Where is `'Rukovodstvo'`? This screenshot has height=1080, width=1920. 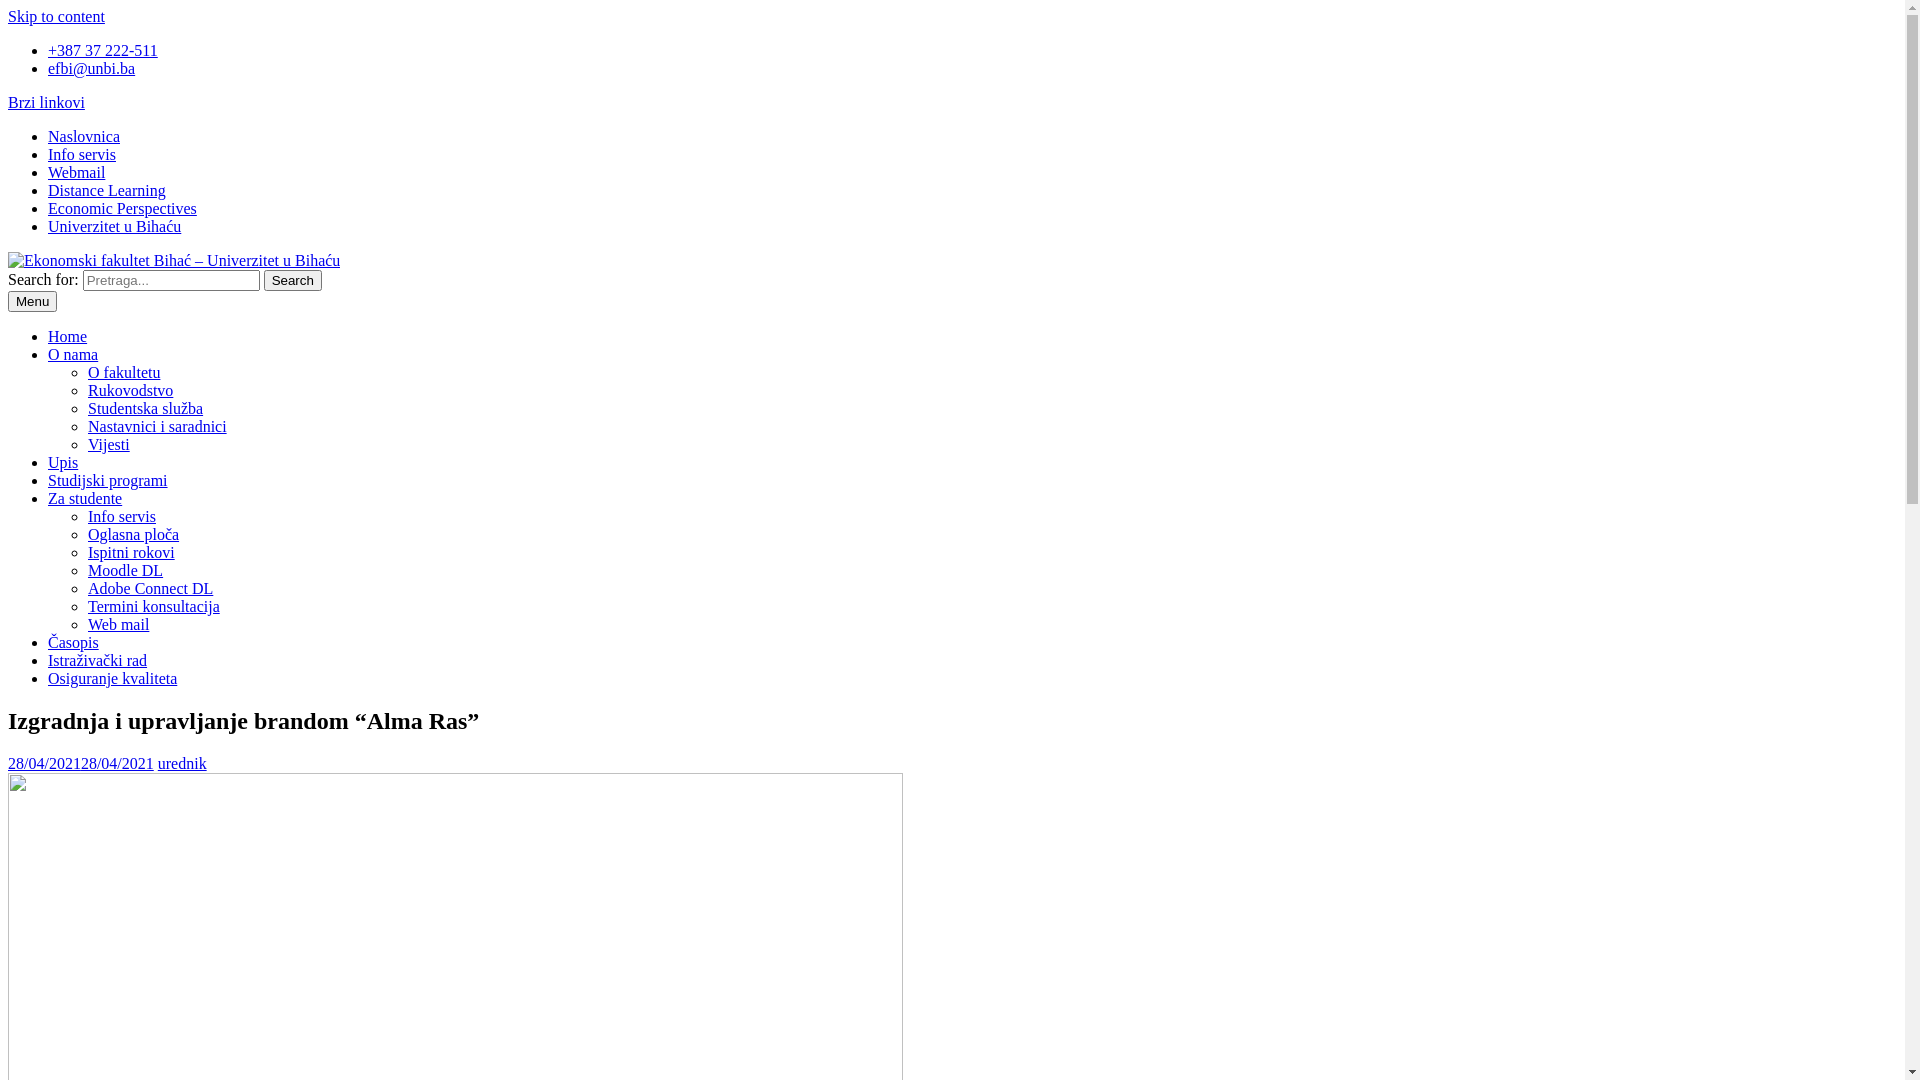
'Rukovodstvo' is located at coordinates (129, 390).